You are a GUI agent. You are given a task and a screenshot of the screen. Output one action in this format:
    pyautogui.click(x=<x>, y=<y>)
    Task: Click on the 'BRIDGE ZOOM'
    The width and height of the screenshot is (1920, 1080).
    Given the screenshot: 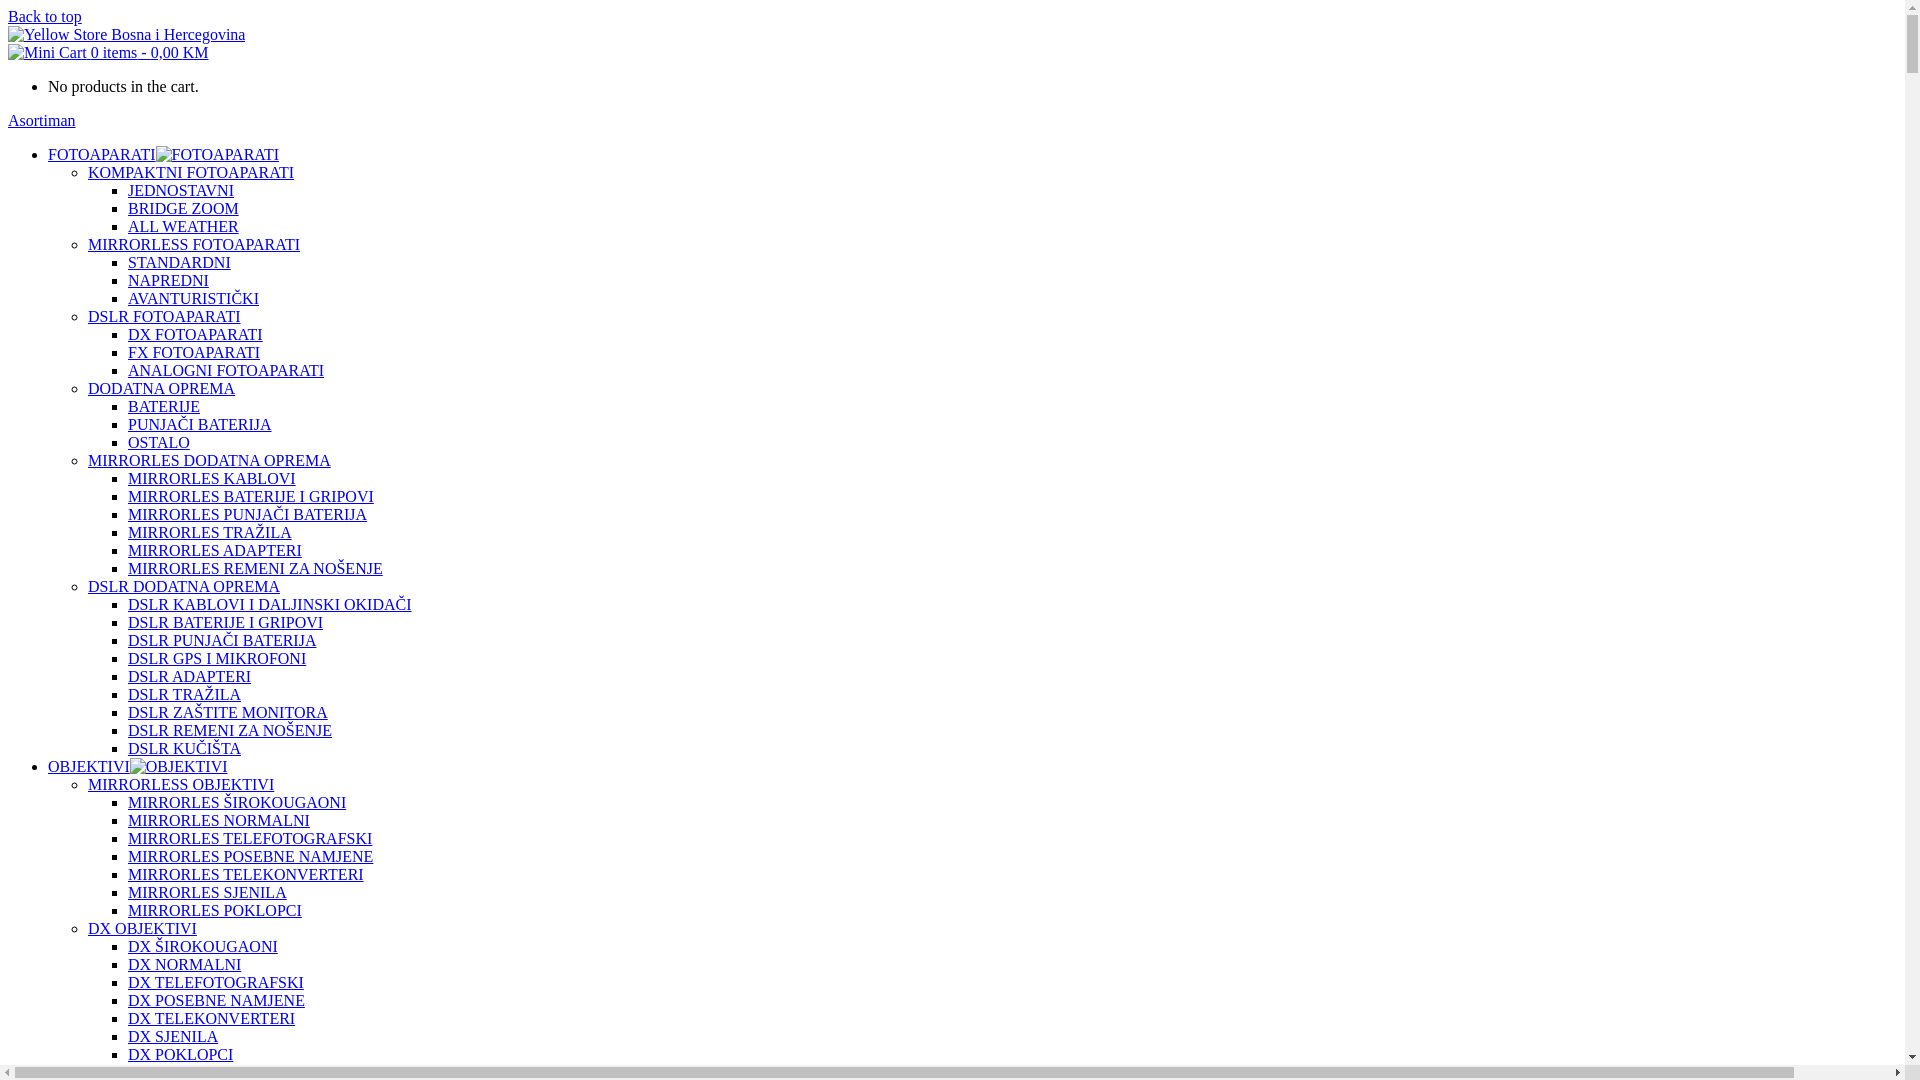 What is the action you would take?
    pyautogui.click(x=183, y=208)
    